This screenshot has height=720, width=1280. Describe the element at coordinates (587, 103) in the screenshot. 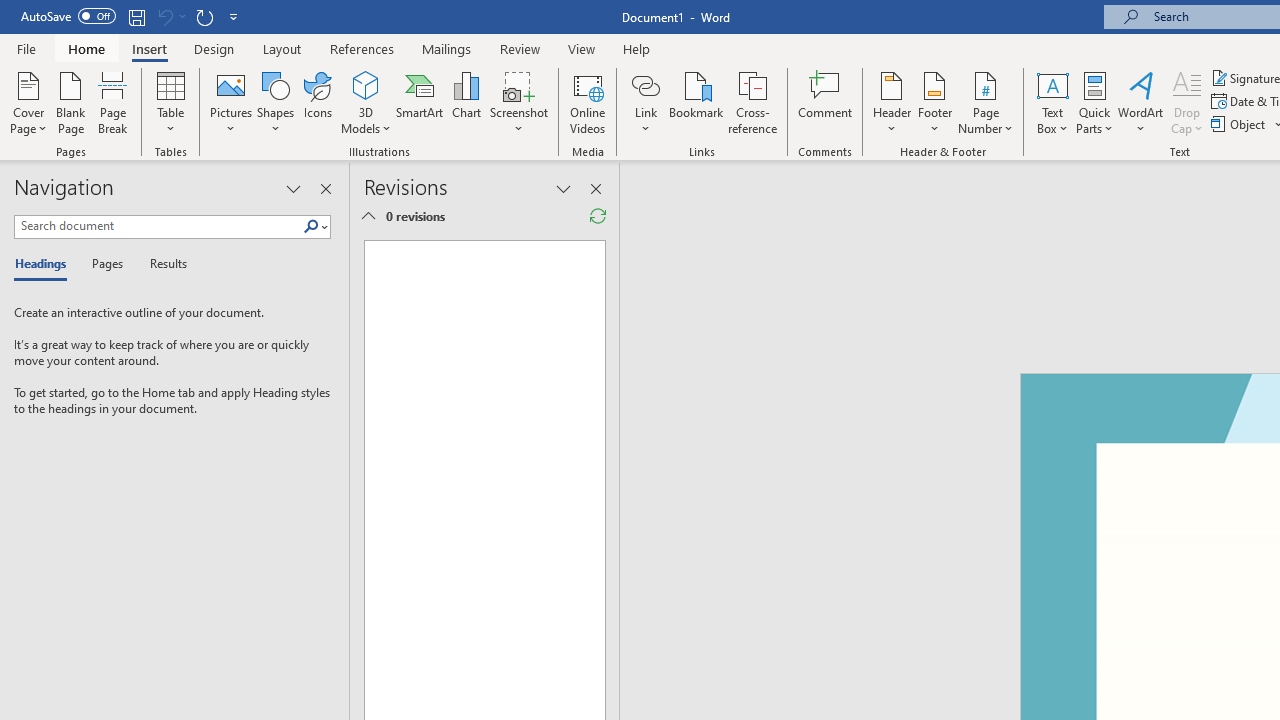

I see `'Online Videos...'` at that location.